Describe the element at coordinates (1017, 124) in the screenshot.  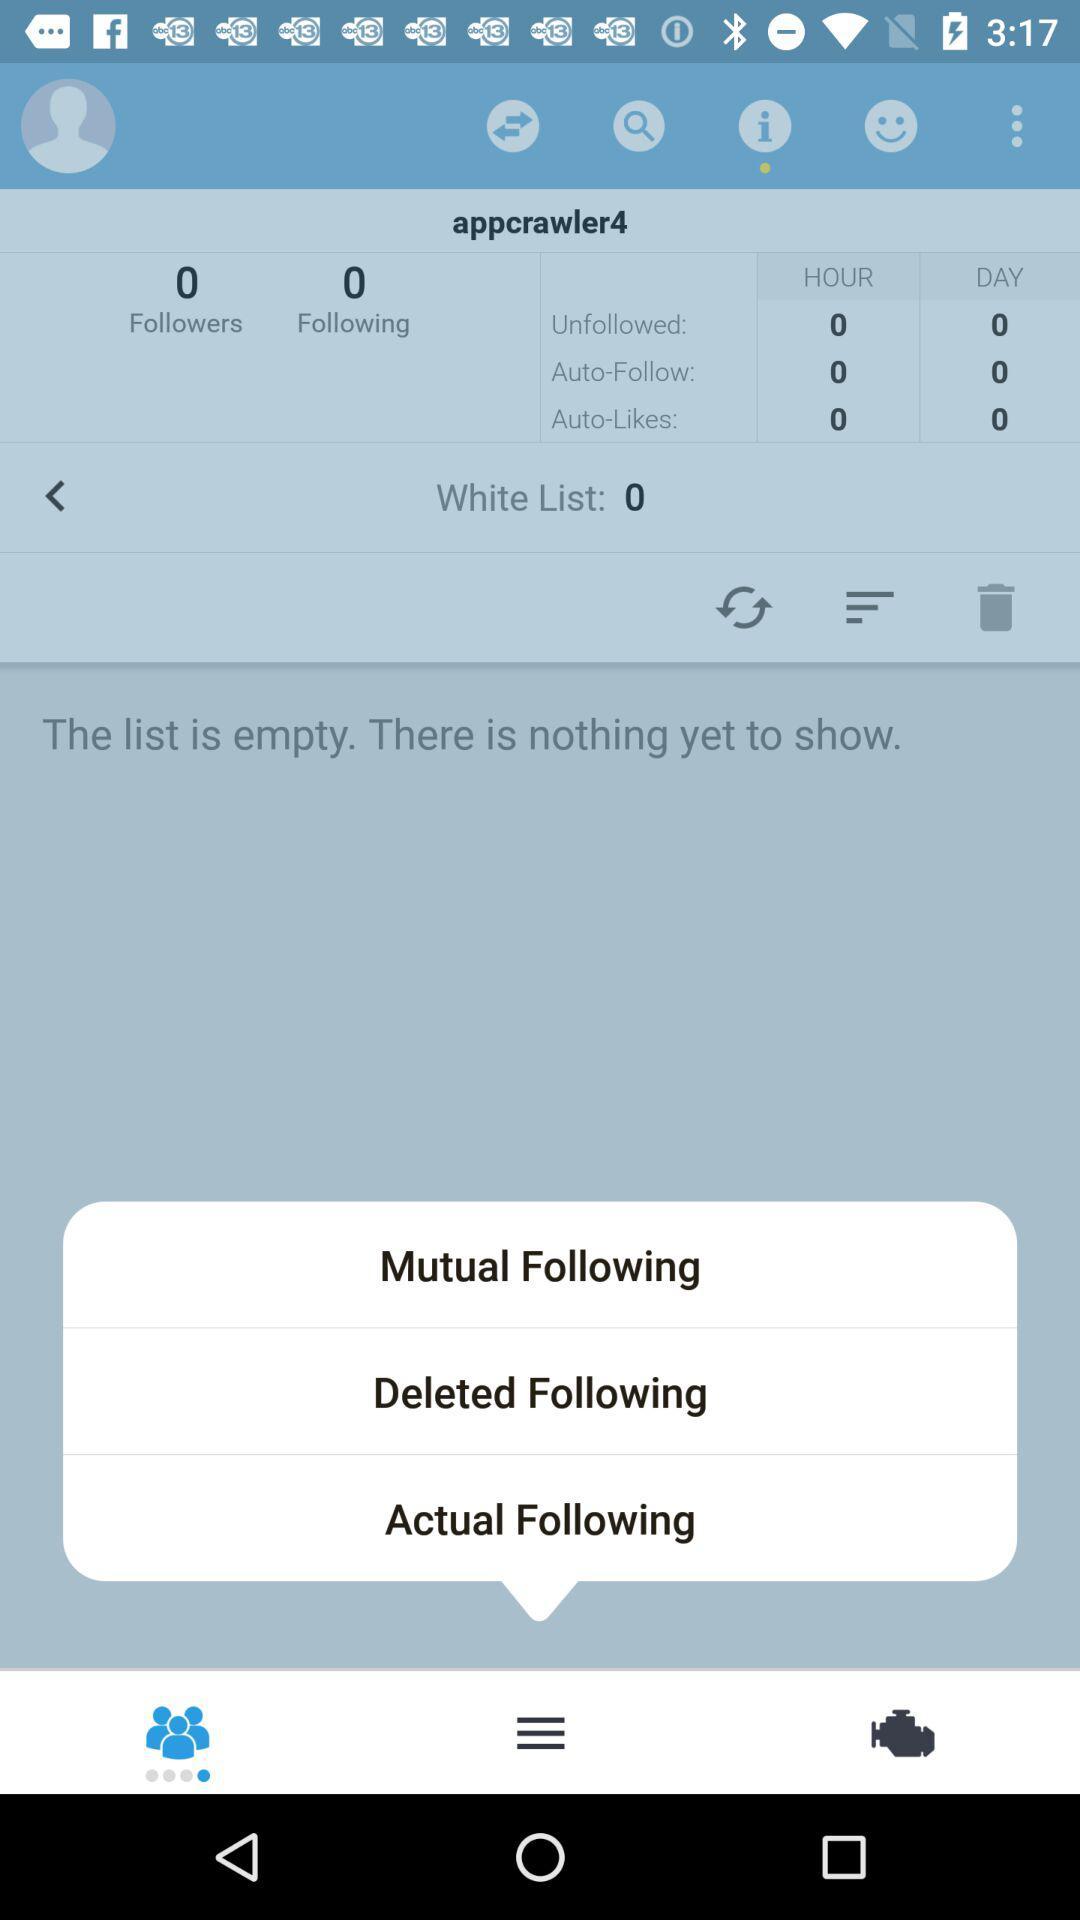
I see `more options` at that location.